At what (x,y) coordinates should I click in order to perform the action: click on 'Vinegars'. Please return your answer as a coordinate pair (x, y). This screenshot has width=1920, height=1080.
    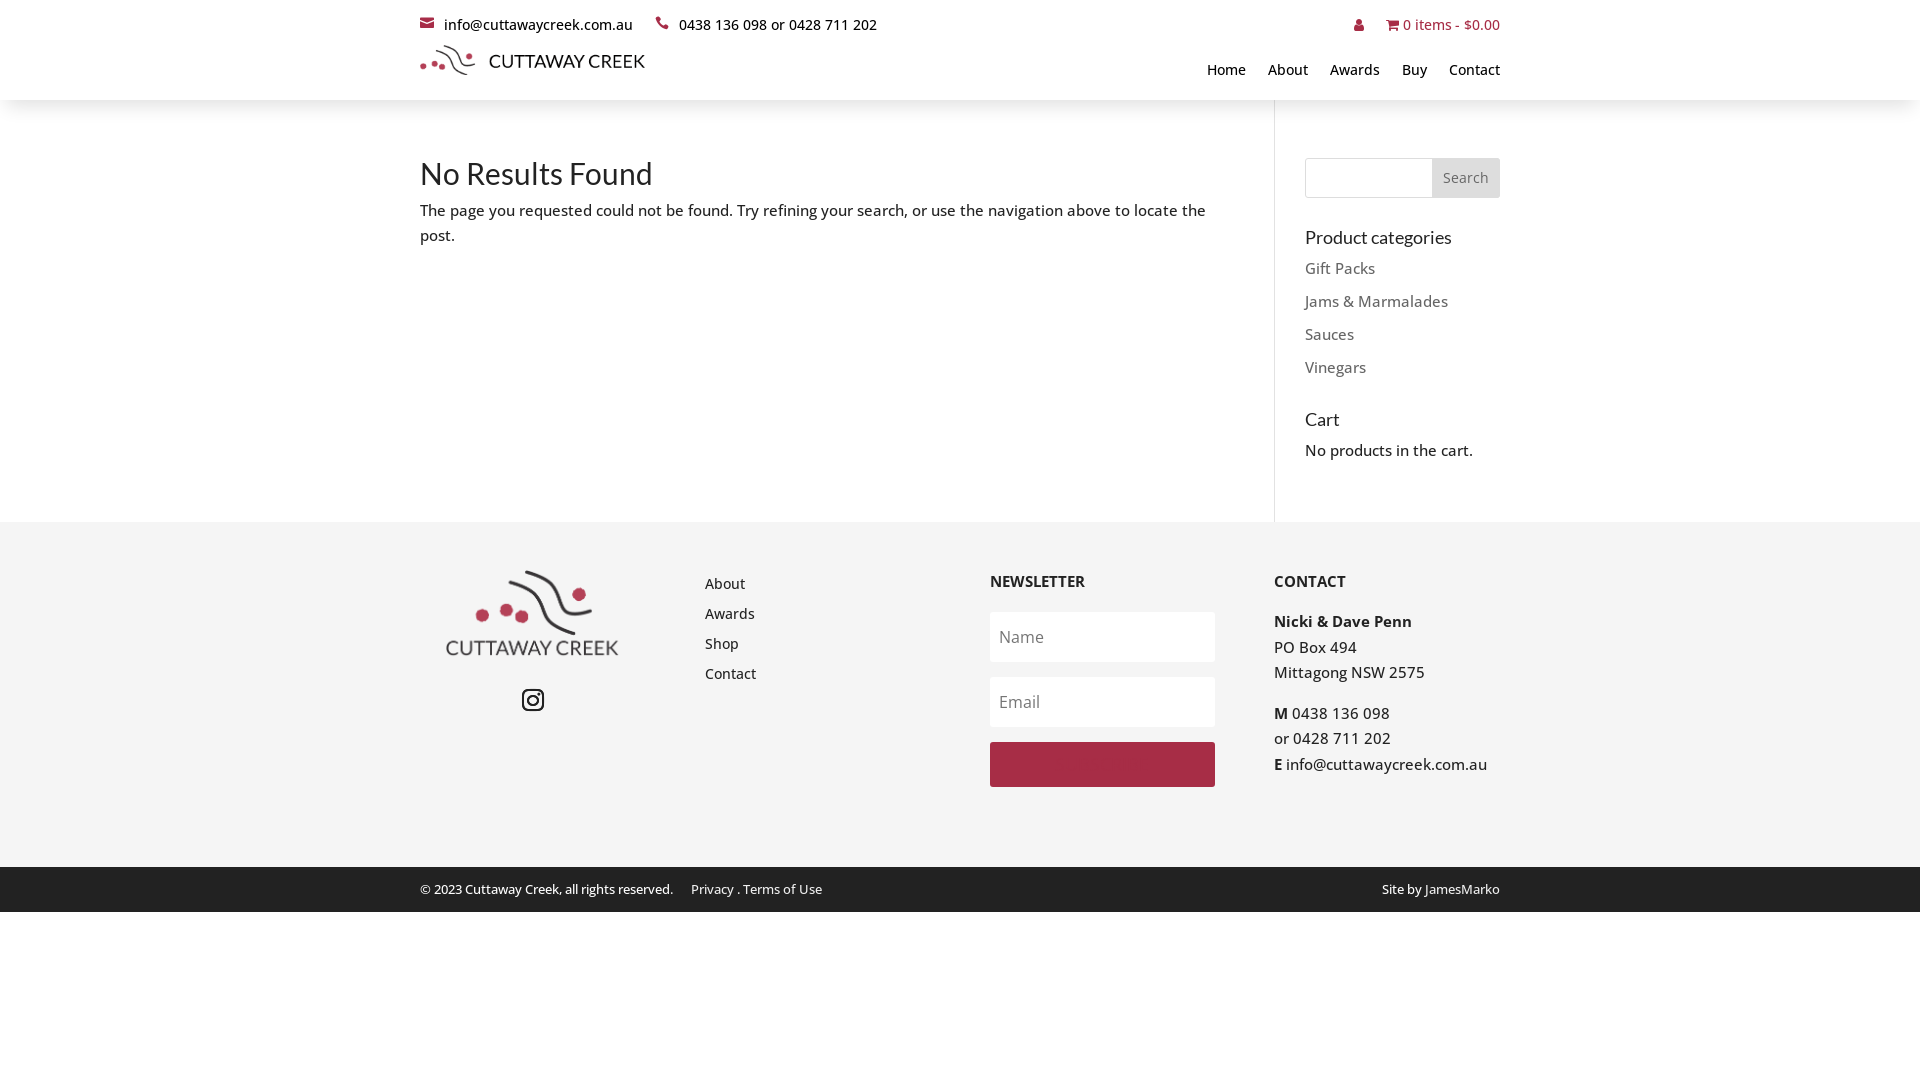
    Looking at the image, I should click on (1305, 366).